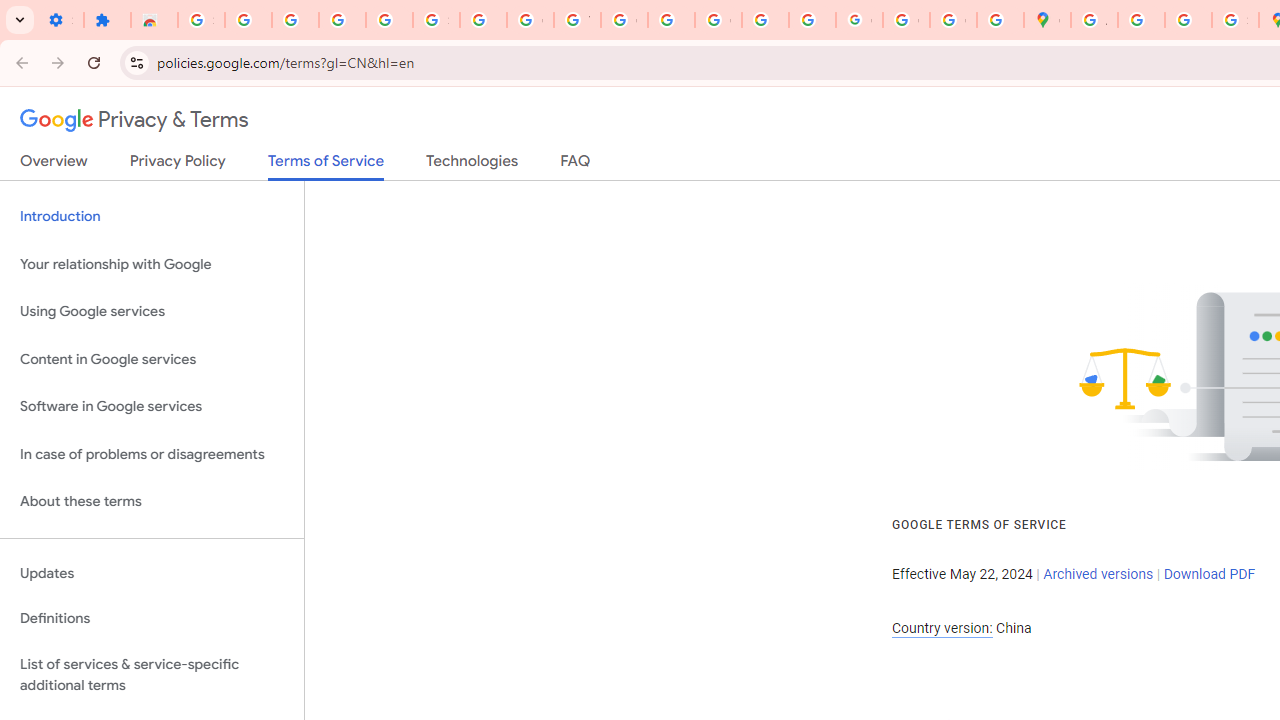 This screenshot has width=1280, height=720. Describe the element at coordinates (153, 20) in the screenshot. I see `'Reviews: Helix Fruit Jump Arcade Game'` at that location.